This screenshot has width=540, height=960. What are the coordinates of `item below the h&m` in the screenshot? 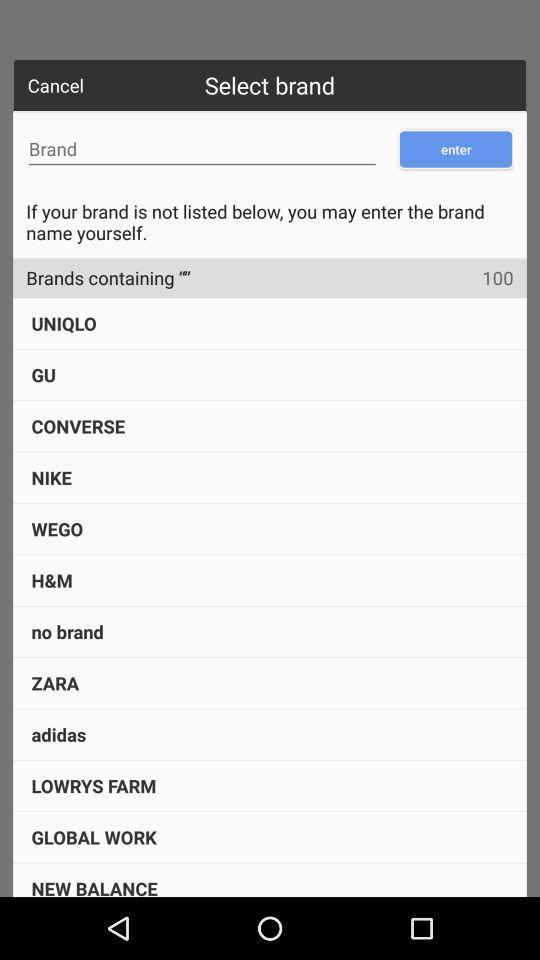 It's located at (67, 630).